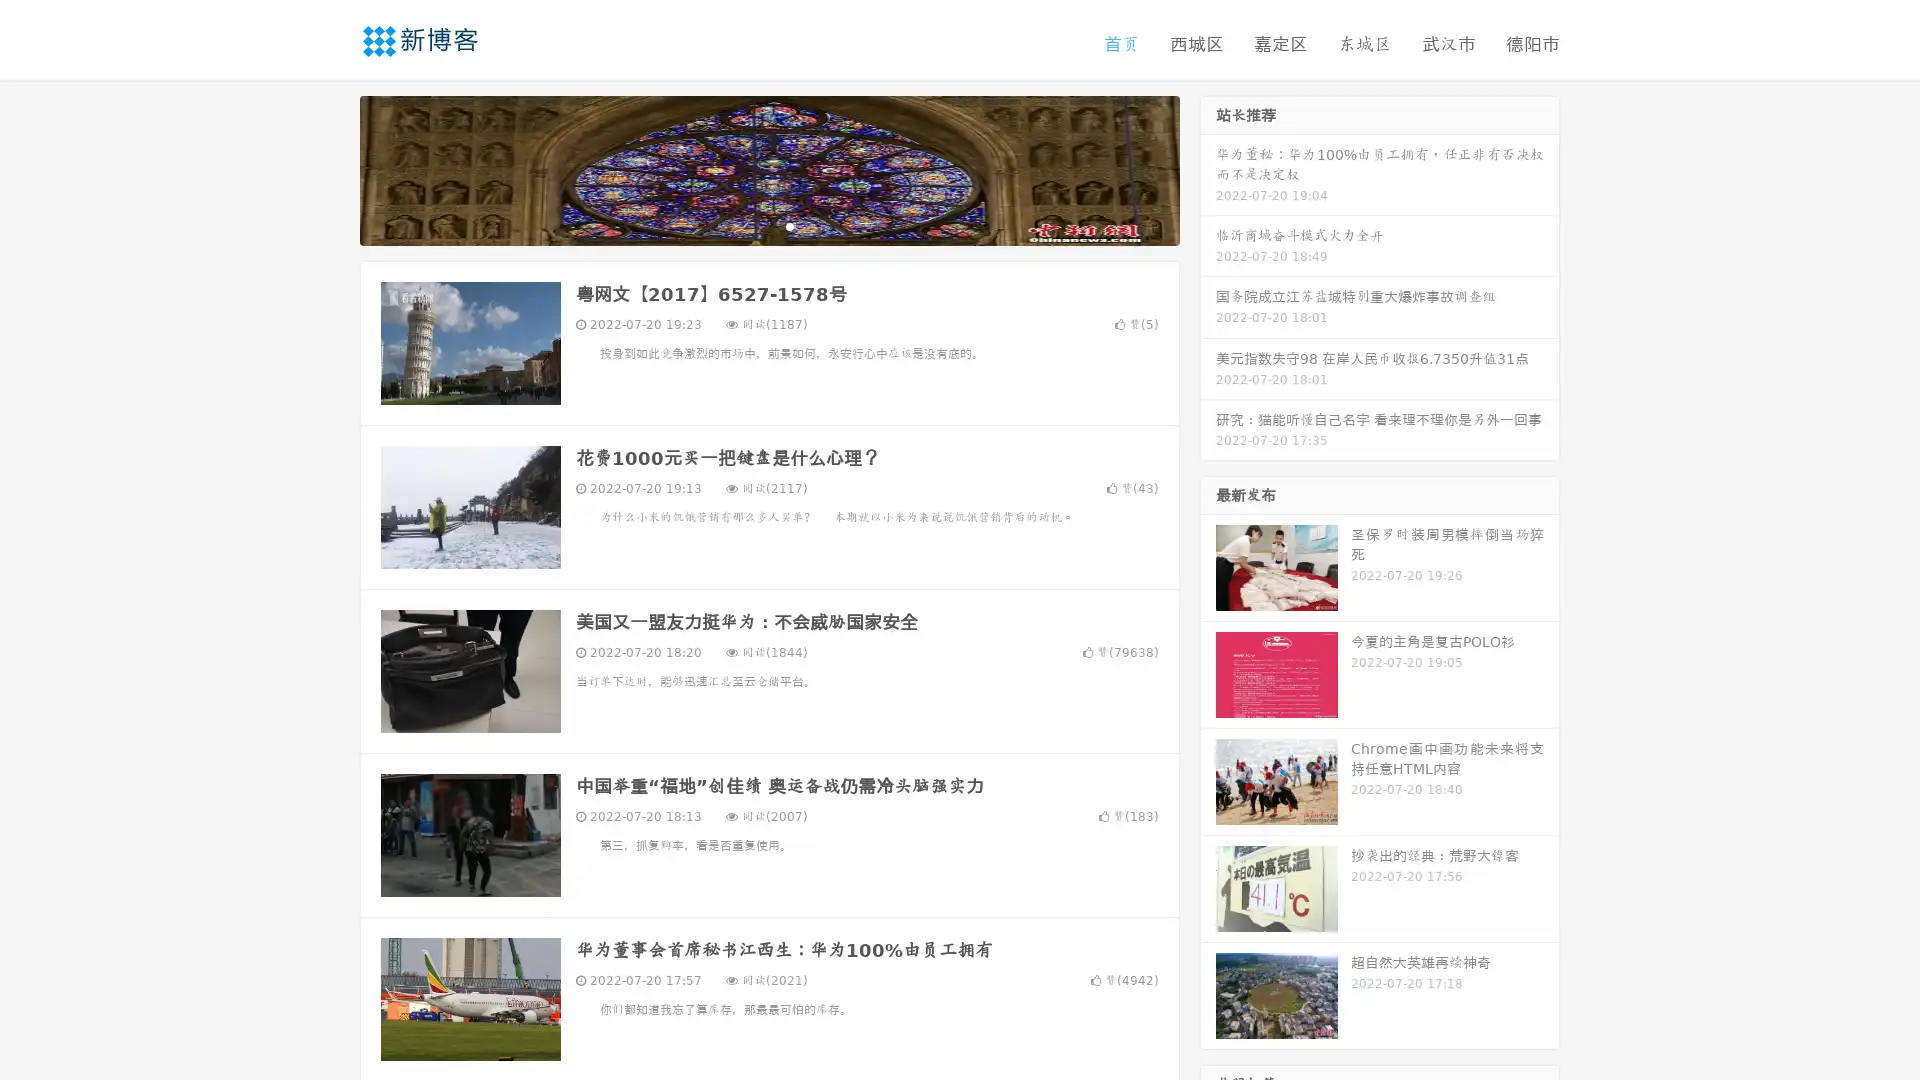 This screenshot has height=1080, width=1920. What do you see at coordinates (1208, 168) in the screenshot?
I see `Next slide` at bounding box center [1208, 168].